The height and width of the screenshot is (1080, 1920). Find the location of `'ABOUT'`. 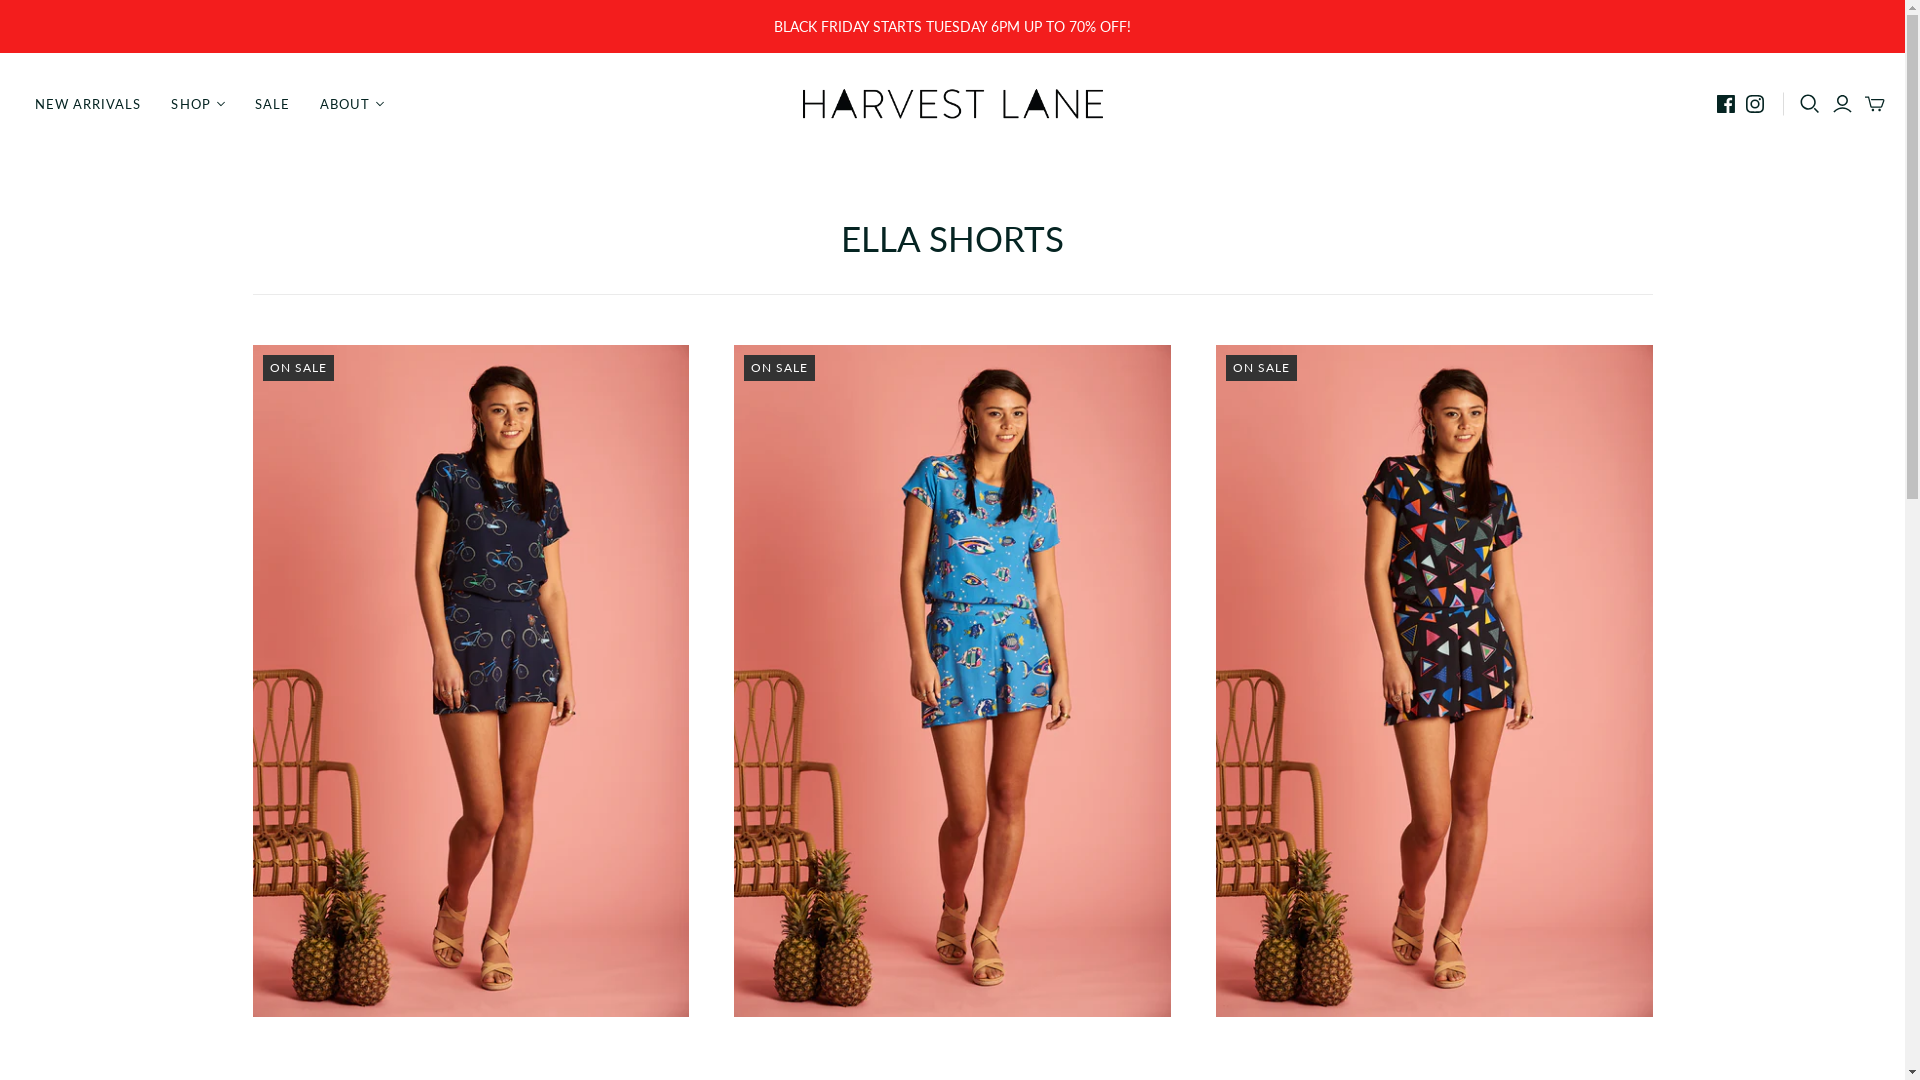

'ABOUT' is located at coordinates (351, 104).